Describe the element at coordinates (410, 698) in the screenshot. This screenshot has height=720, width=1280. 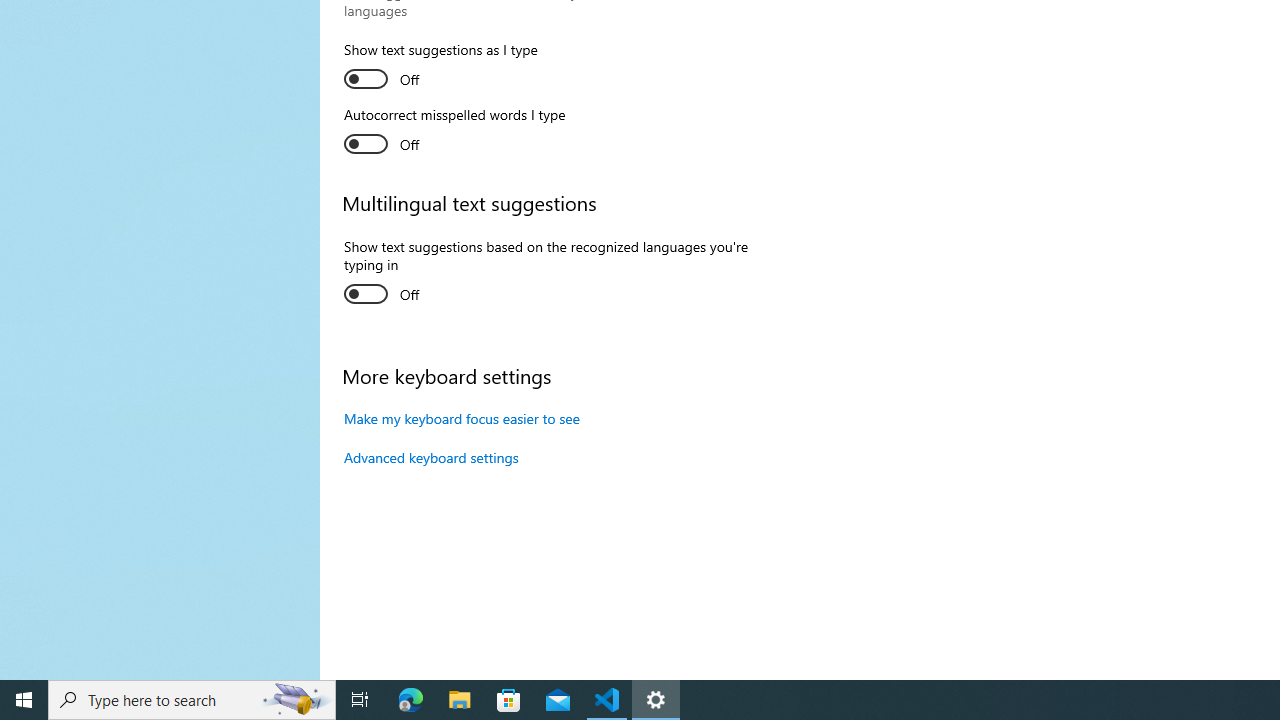
I see `'Microsoft Edge'` at that location.